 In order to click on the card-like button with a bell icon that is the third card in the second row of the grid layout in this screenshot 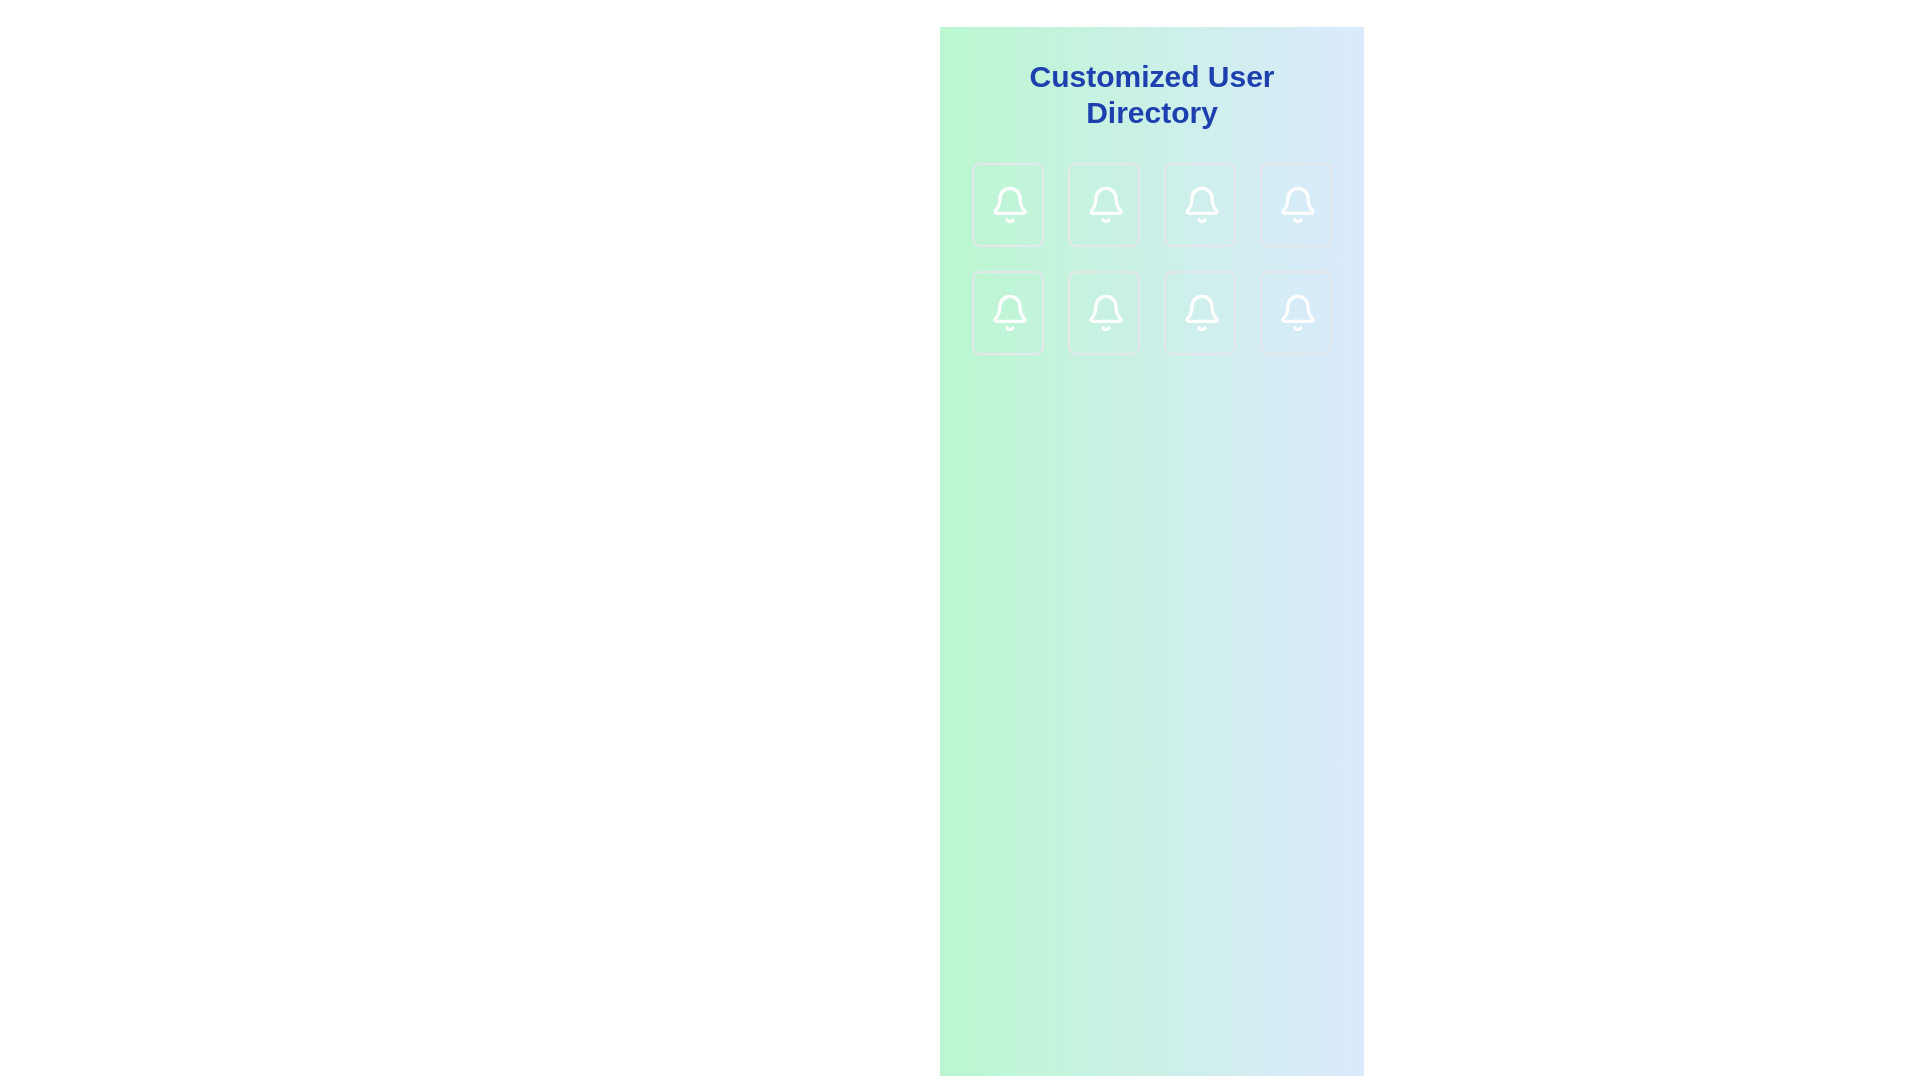, I will do `click(1200, 312)`.